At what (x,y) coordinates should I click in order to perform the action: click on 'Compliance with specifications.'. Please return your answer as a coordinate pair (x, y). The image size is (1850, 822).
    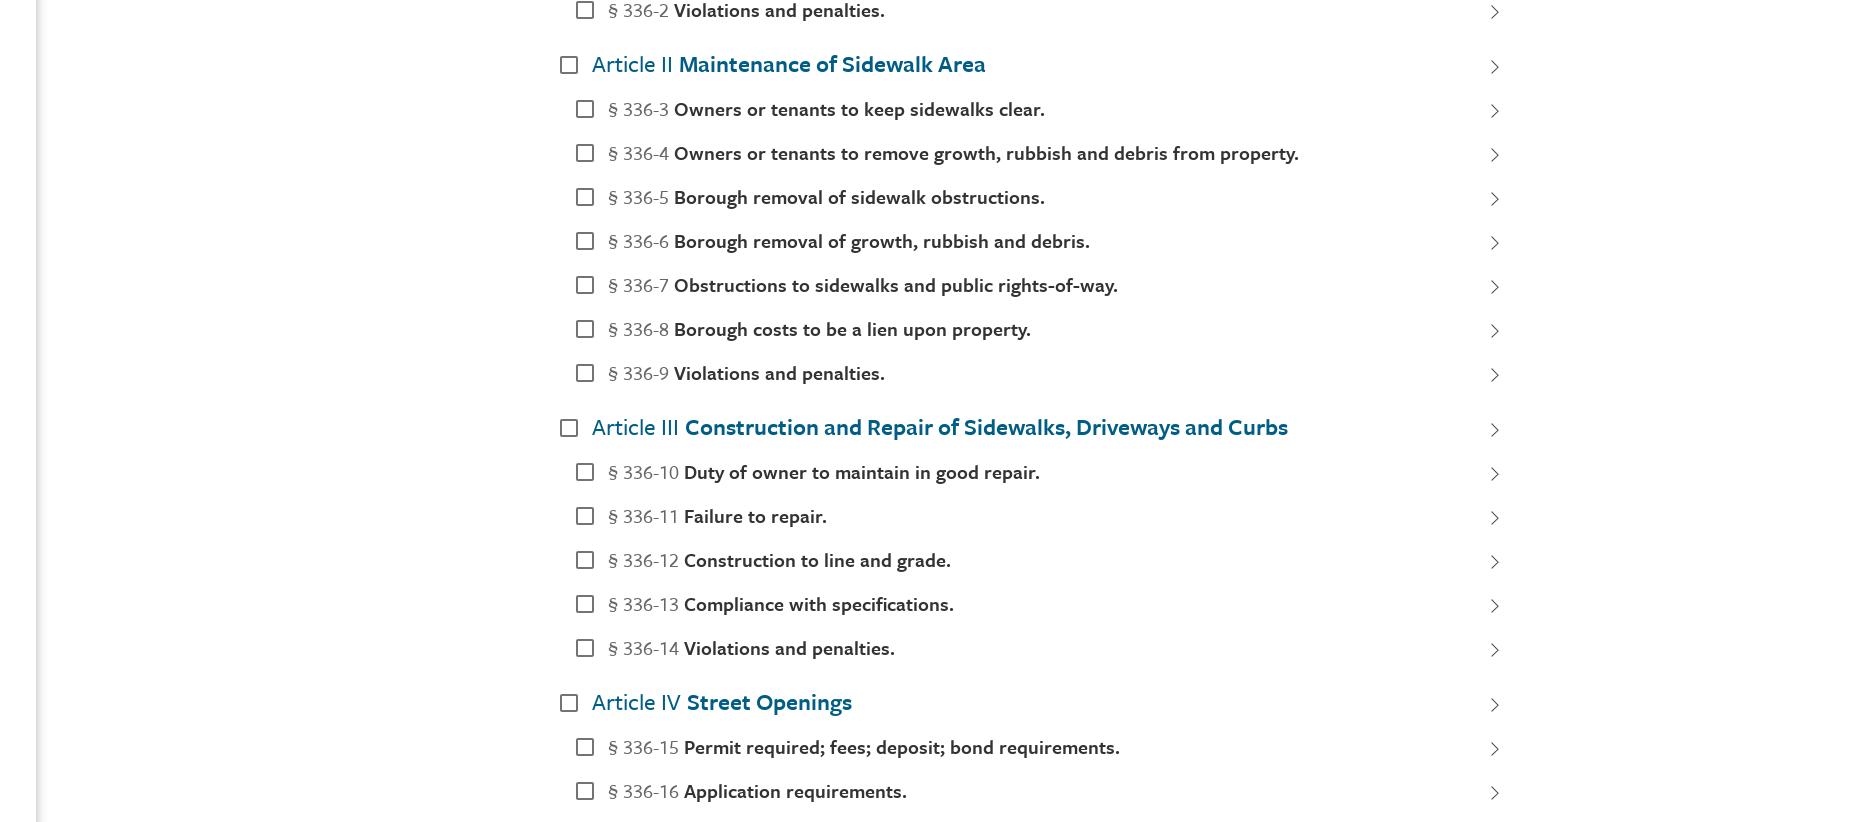
    Looking at the image, I should click on (683, 601).